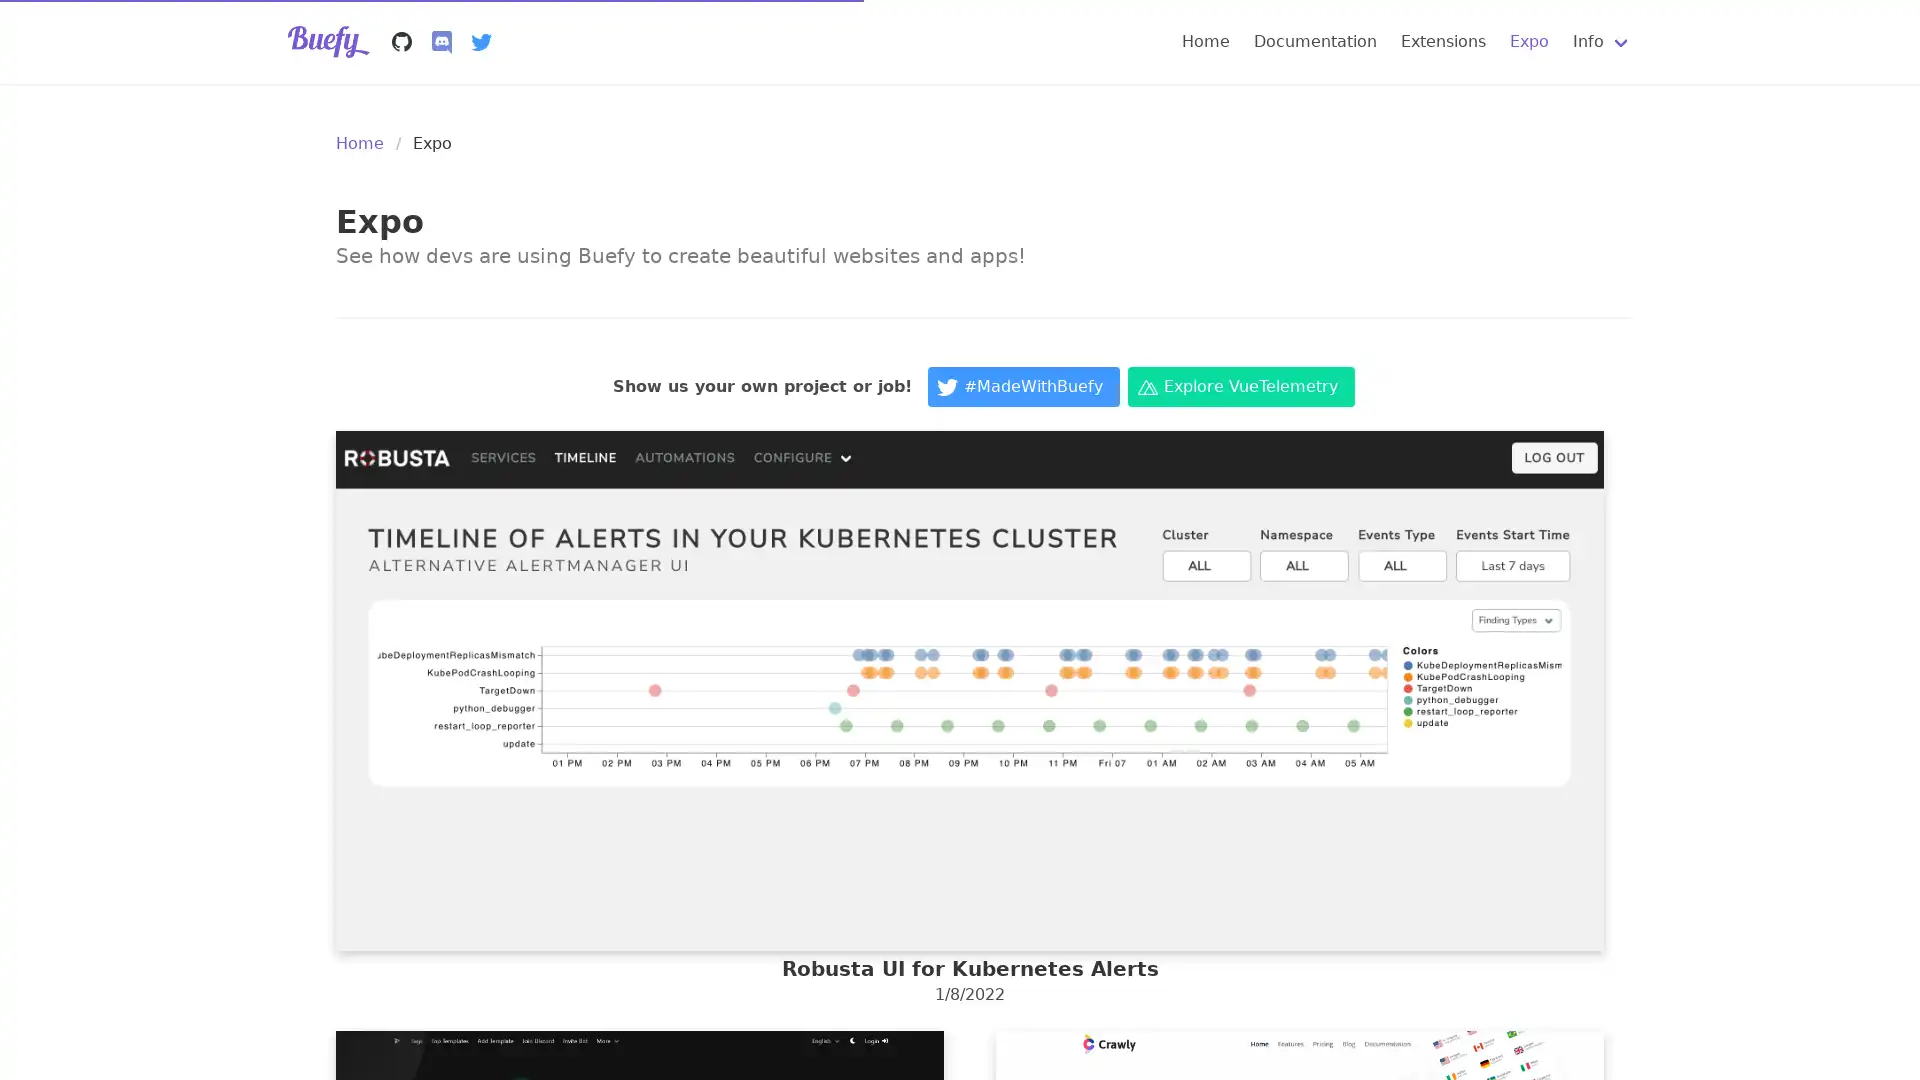  Describe the element at coordinates (1023, 386) in the screenshot. I see `#MadeWithBuefy` at that location.